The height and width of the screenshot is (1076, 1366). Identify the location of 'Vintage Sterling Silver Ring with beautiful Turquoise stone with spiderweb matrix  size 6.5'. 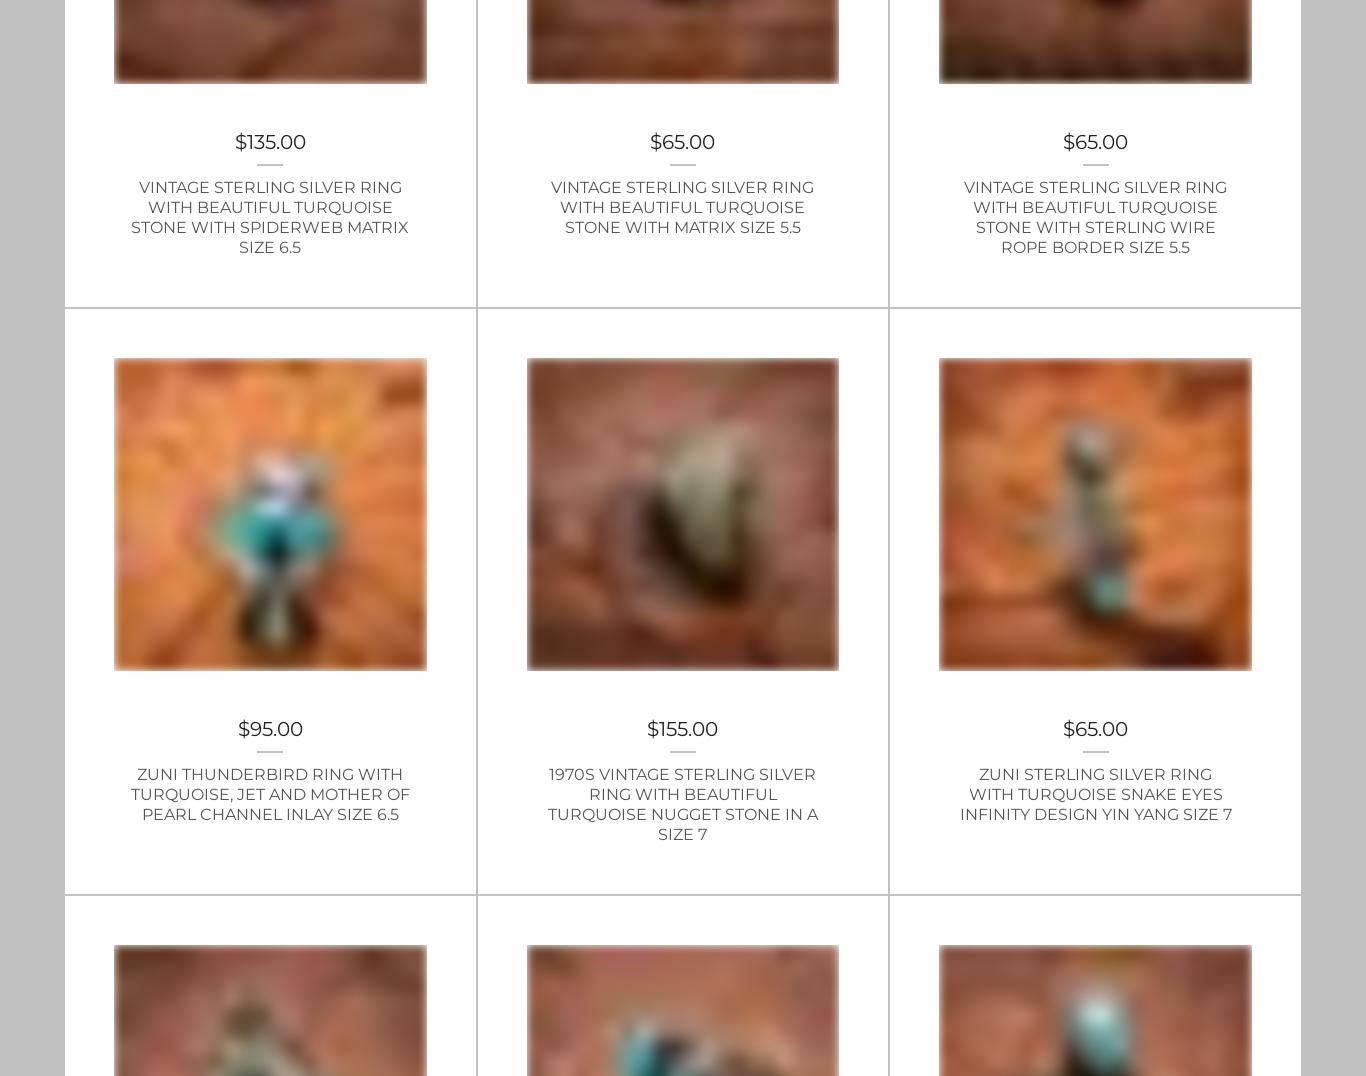
(129, 215).